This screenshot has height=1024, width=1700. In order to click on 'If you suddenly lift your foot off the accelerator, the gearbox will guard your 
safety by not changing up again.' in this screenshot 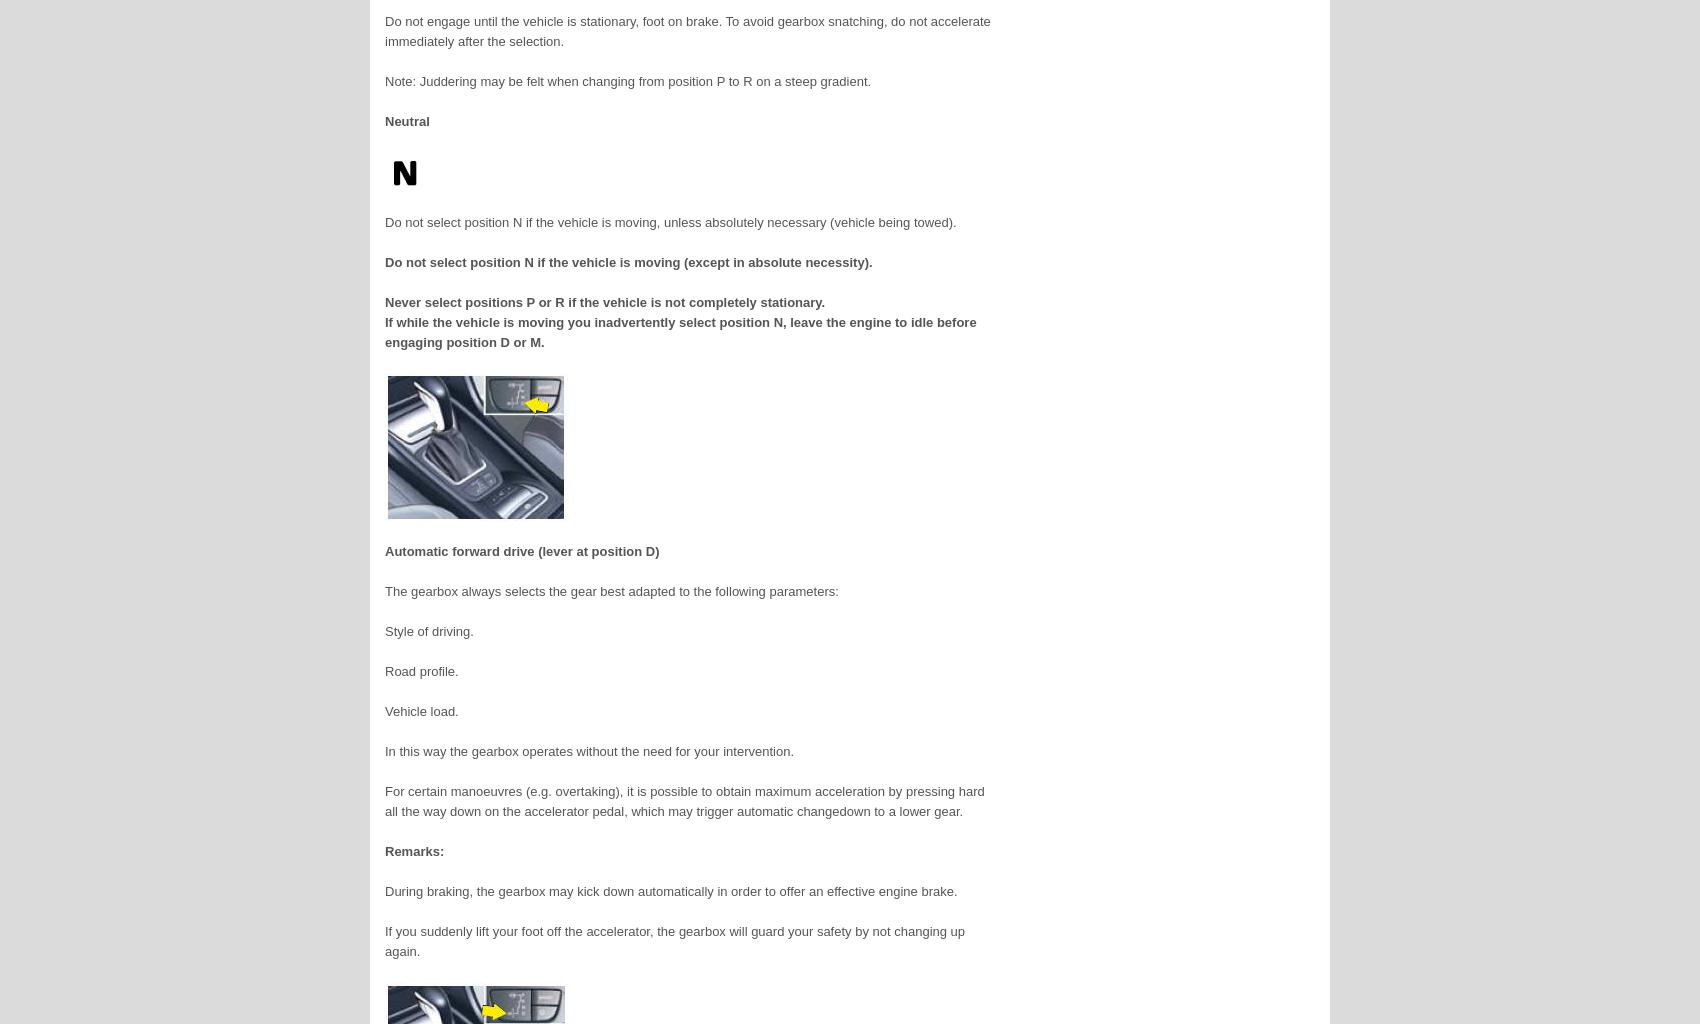, I will do `click(675, 941)`.